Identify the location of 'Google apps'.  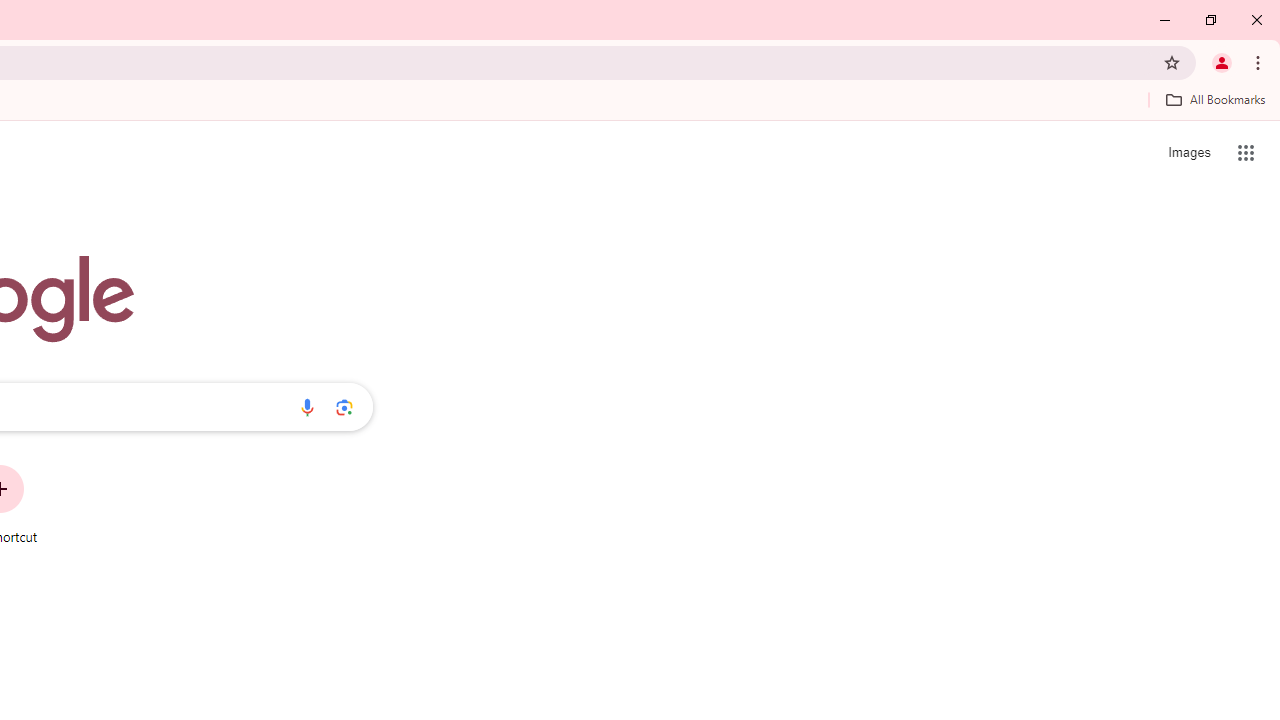
(1245, 152).